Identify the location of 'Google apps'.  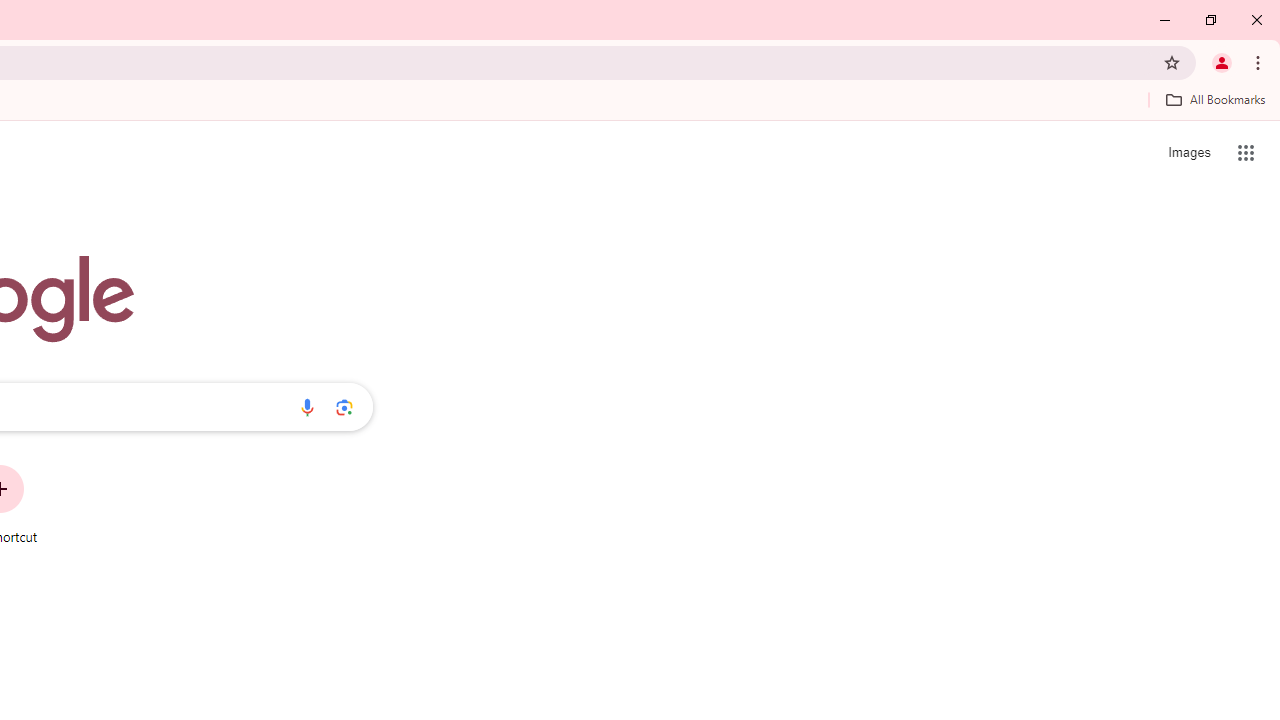
(1245, 152).